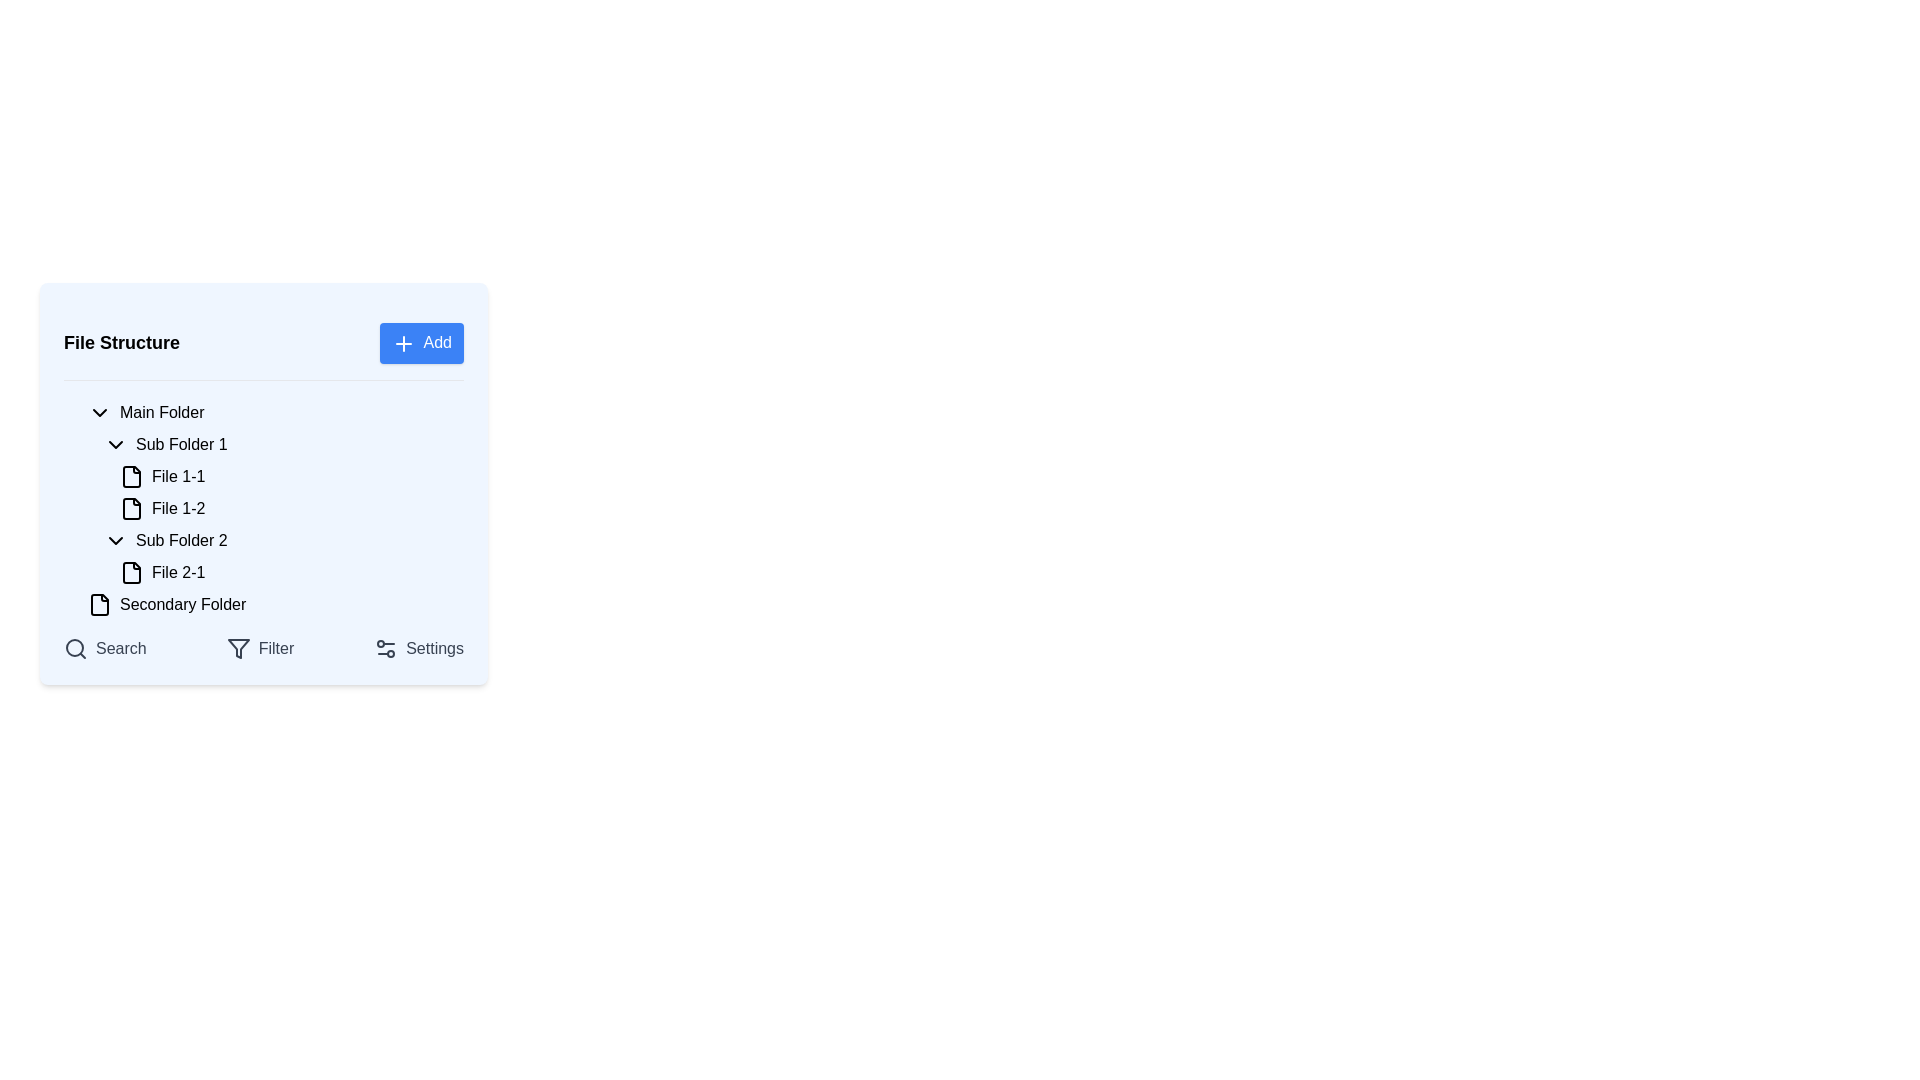 The width and height of the screenshot is (1920, 1080). What do you see at coordinates (386, 648) in the screenshot?
I see `the visual indicator icon next to the 'Settings' button located at the bottom right corner of the primary panel` at bounding box center [386, 648].